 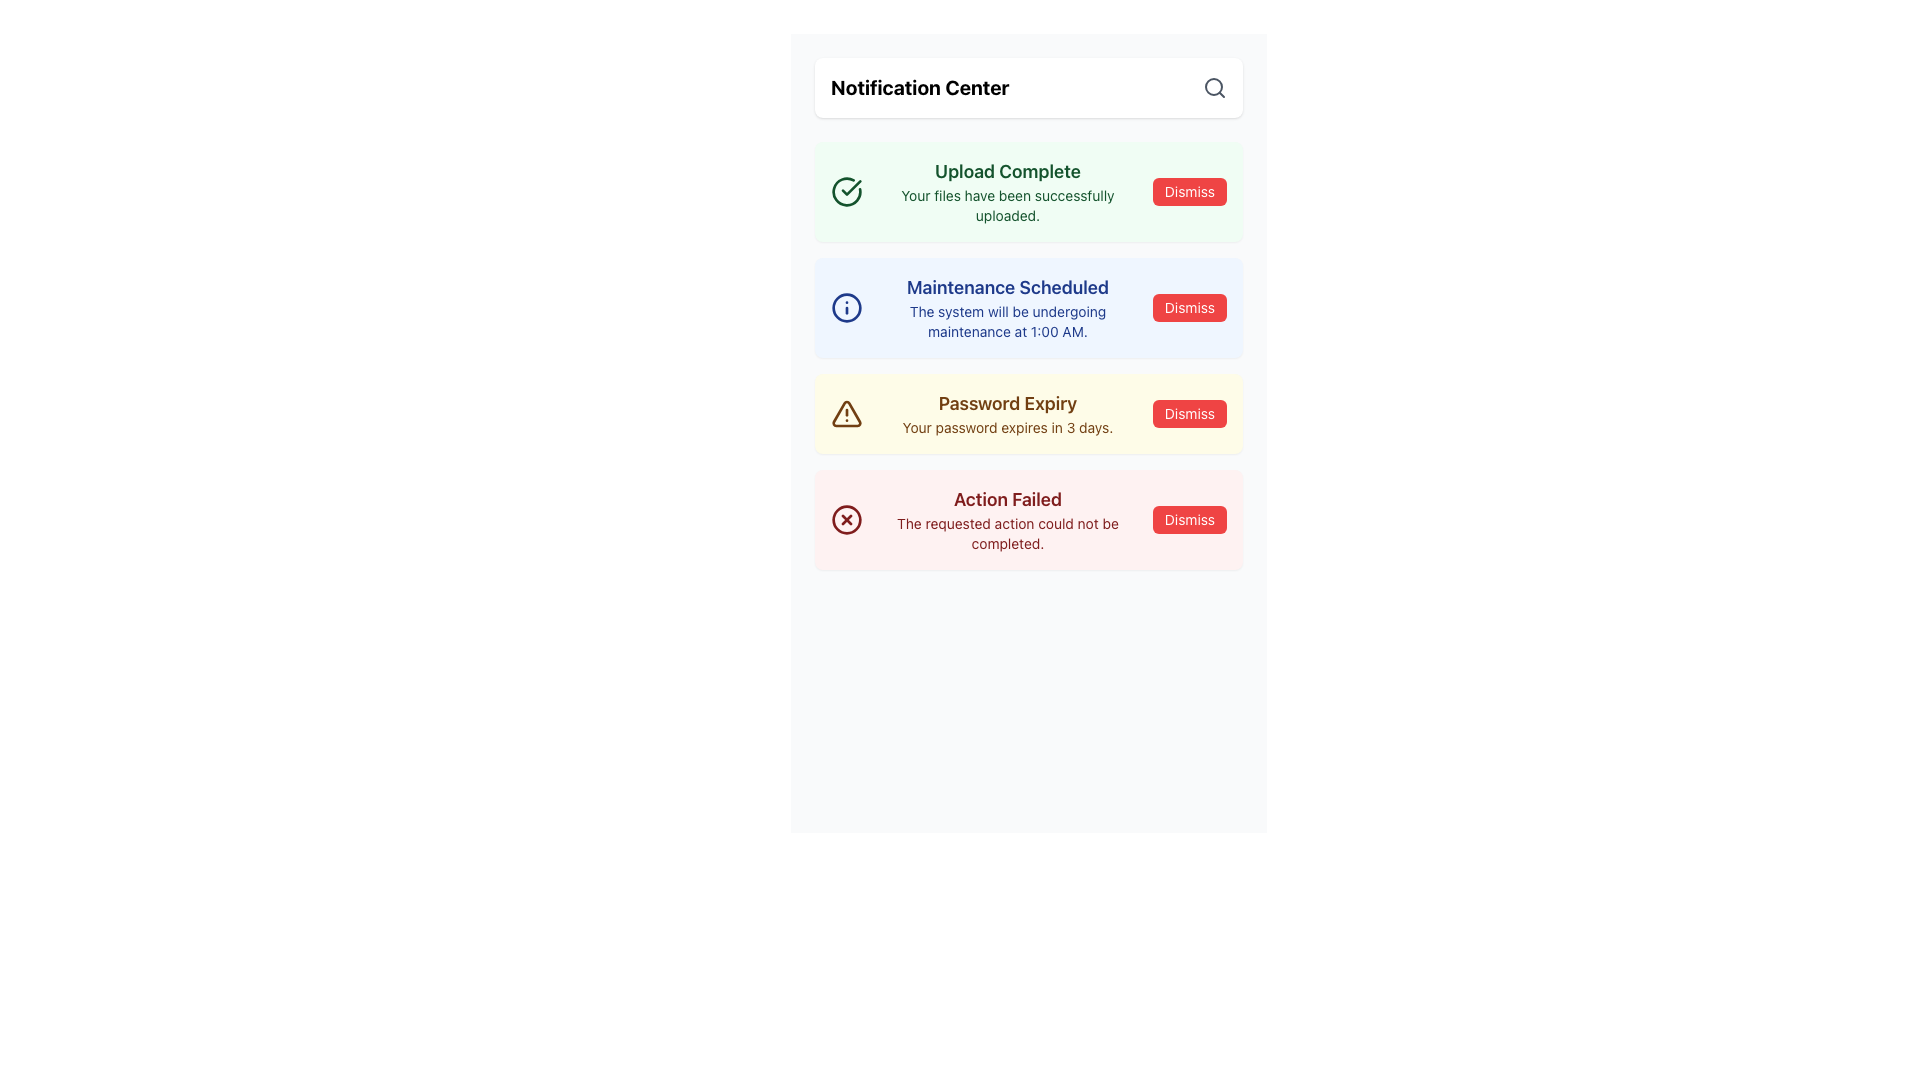 I want to click on the static text element displaying 'Upload Complete' in bold, large green font located at the top of the notification box, so click(x=1008, y=171).